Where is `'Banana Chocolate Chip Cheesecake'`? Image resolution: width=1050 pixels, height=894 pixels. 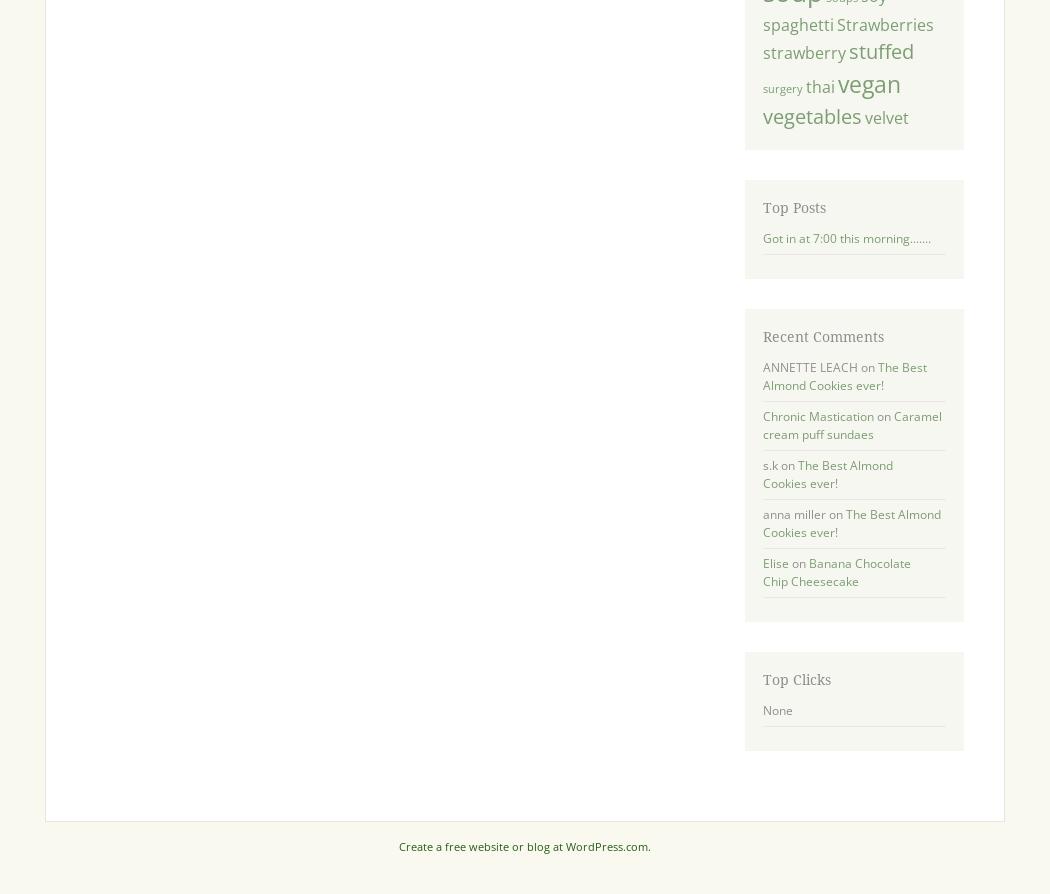
'Banana Chocolate Chip Cheesecake' is located at coordinates (836, 572).